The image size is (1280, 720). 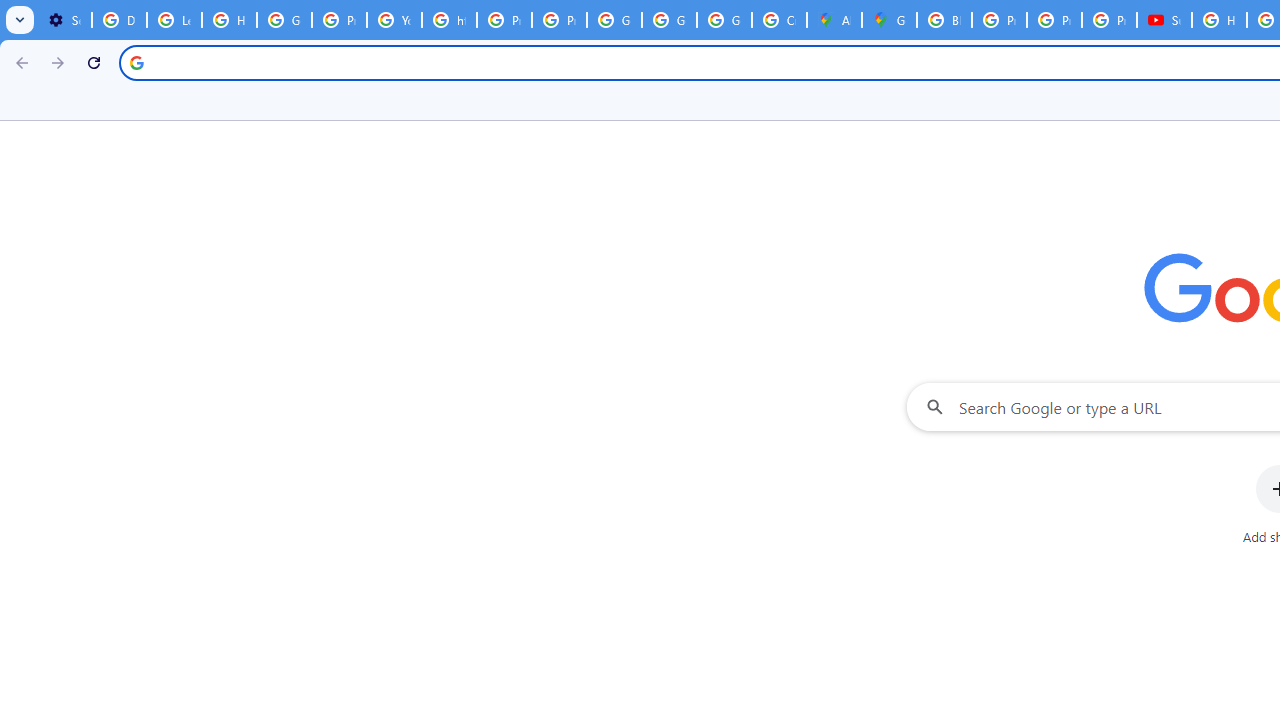 What do you see at coordinates (448, 20) in the screenshot?
I see `'https://scholar.google.com/'` at bounding box center [448, 20].